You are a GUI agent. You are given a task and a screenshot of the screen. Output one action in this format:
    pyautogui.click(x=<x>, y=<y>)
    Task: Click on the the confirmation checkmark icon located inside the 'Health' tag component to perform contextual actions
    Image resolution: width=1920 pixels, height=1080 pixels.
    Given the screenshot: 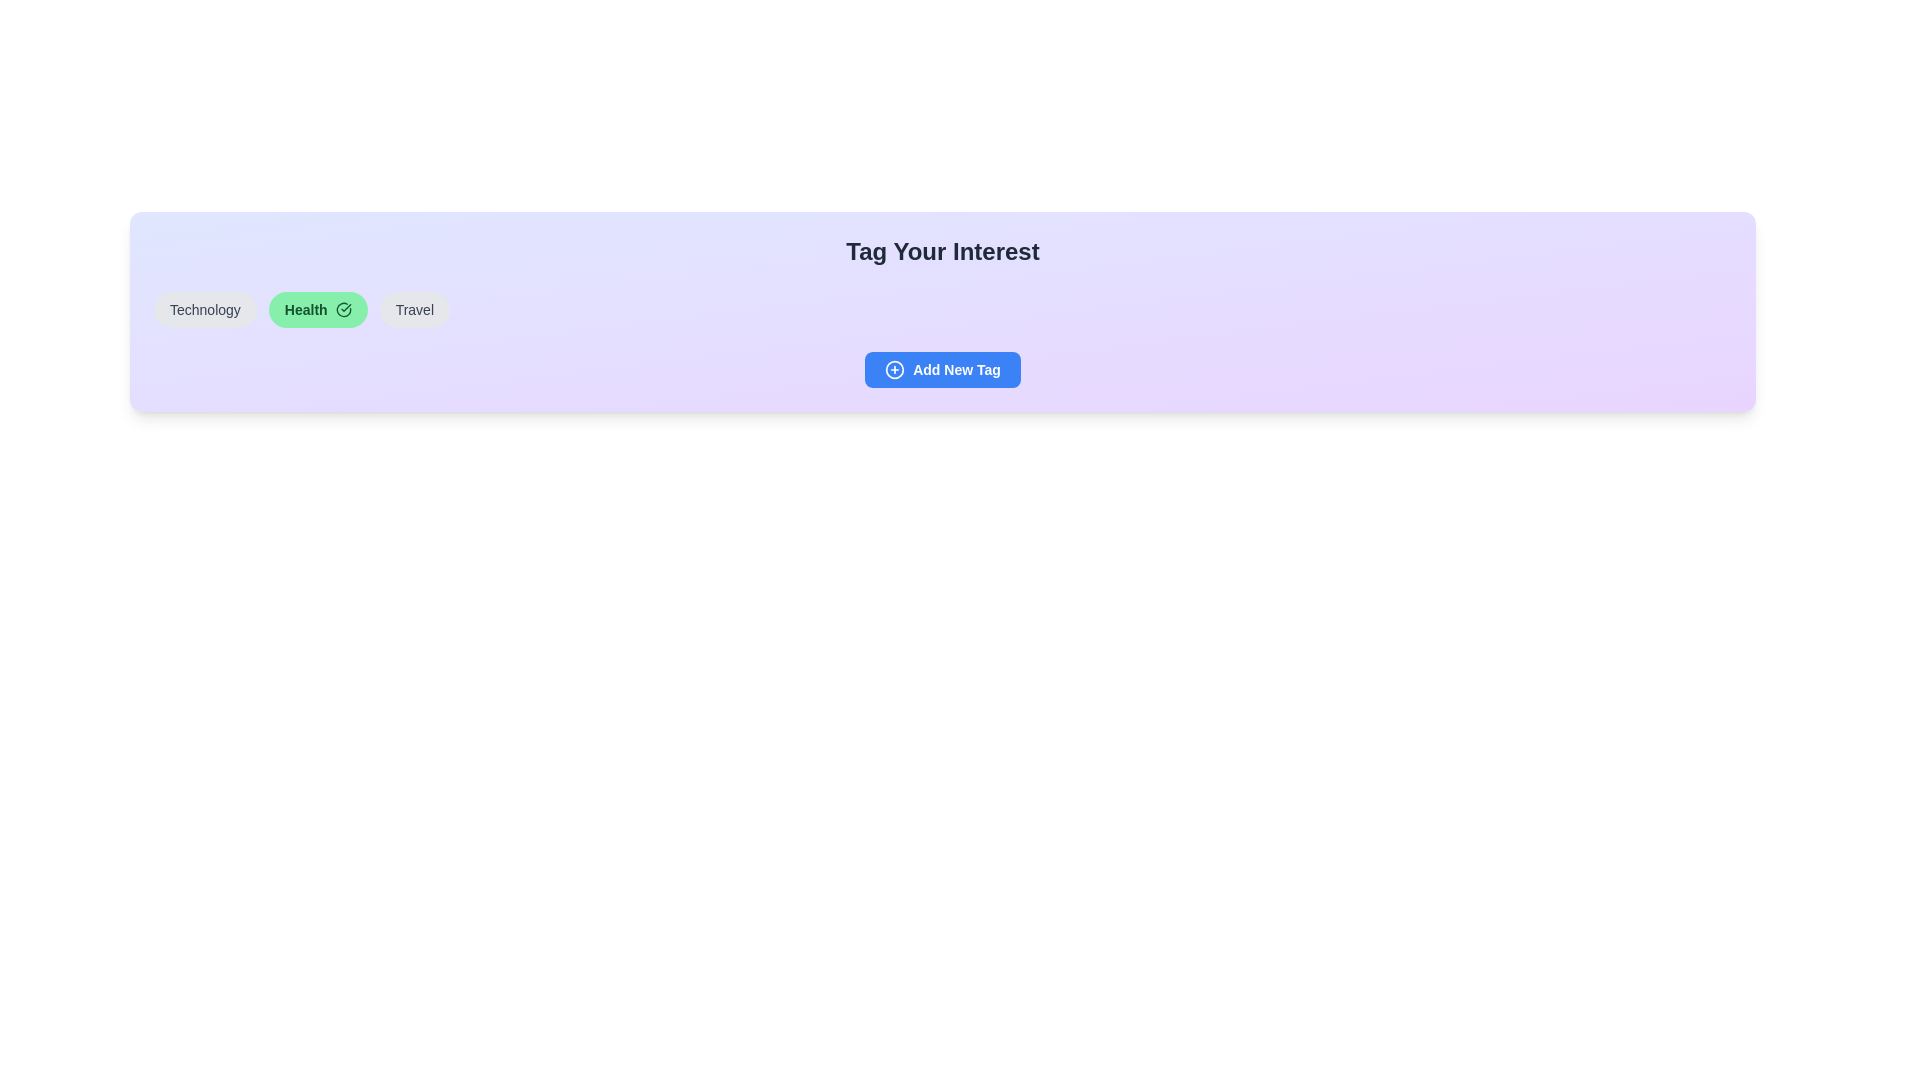 What is the action you would take?
    pyautogui.click(x=343, y=309)
    